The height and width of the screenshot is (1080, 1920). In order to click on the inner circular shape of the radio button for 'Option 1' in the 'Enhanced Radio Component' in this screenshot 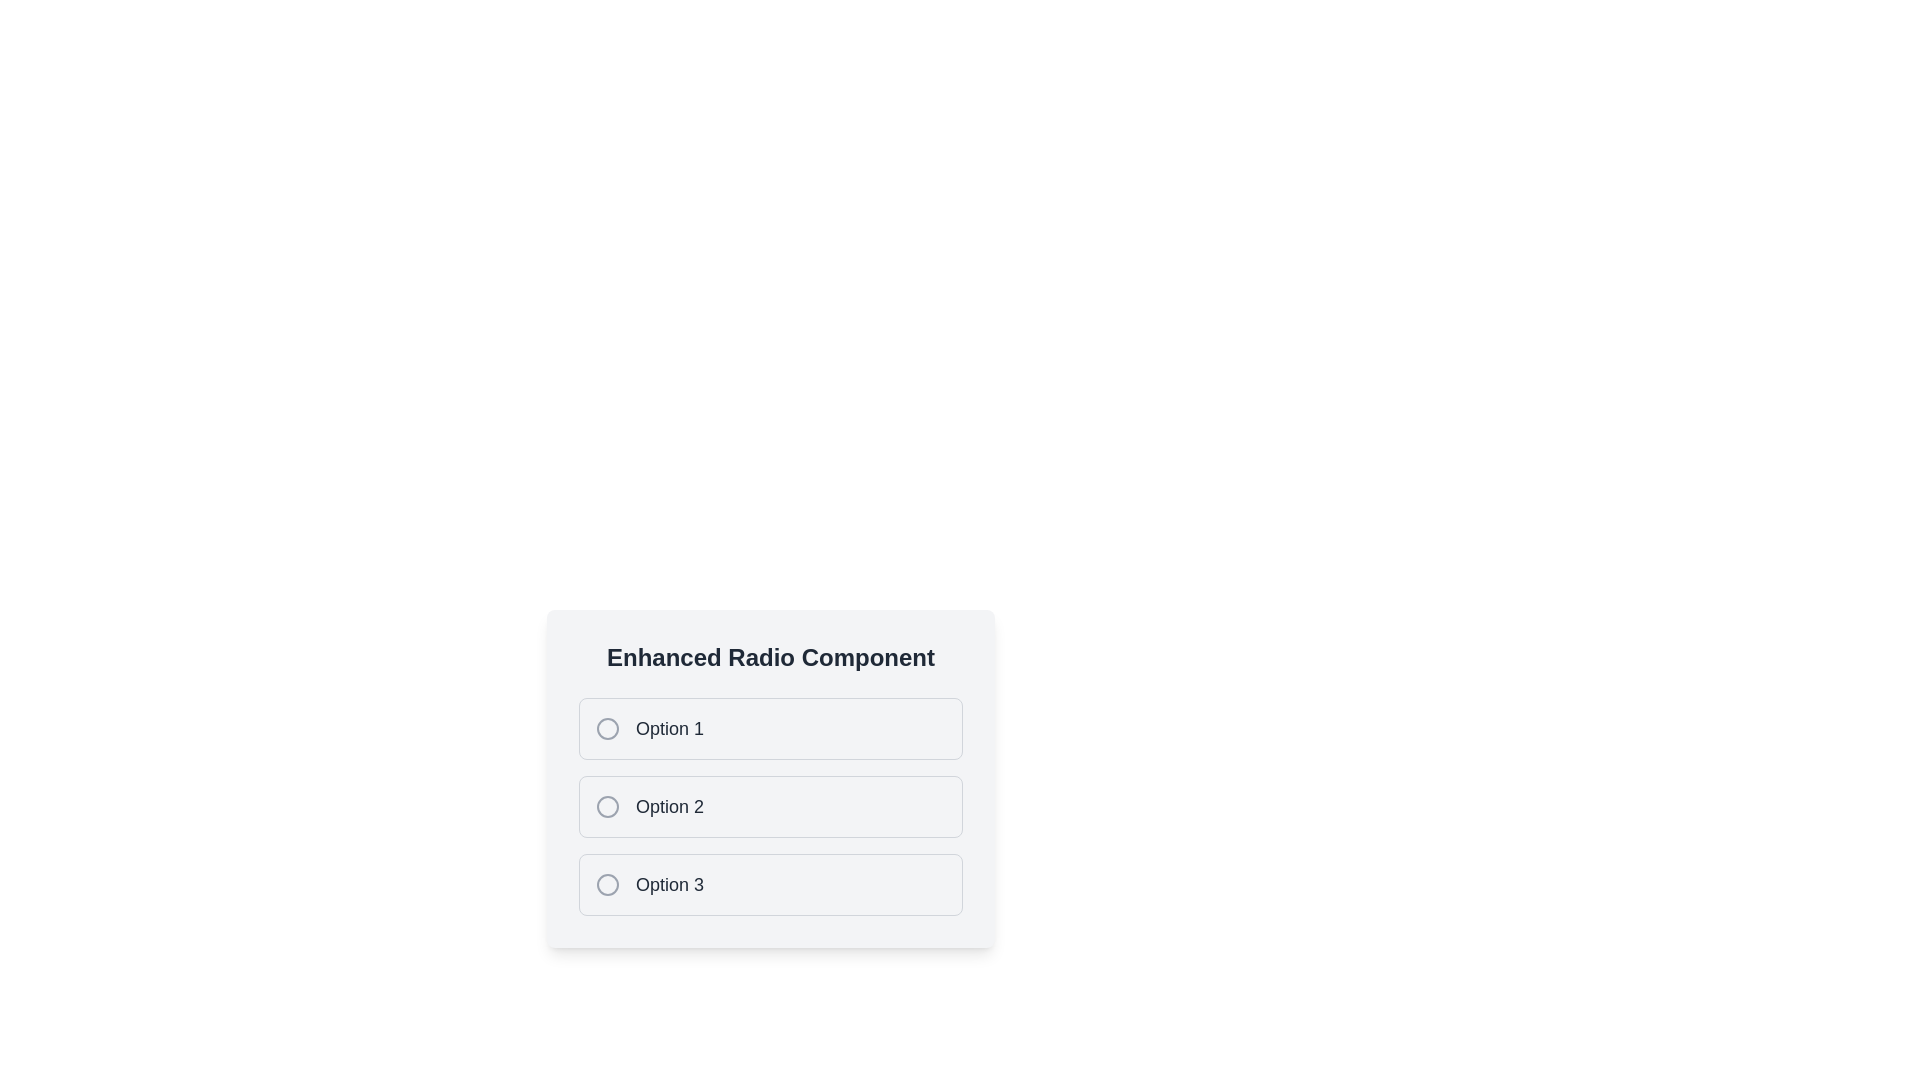, I will do `click(607, 729)`.